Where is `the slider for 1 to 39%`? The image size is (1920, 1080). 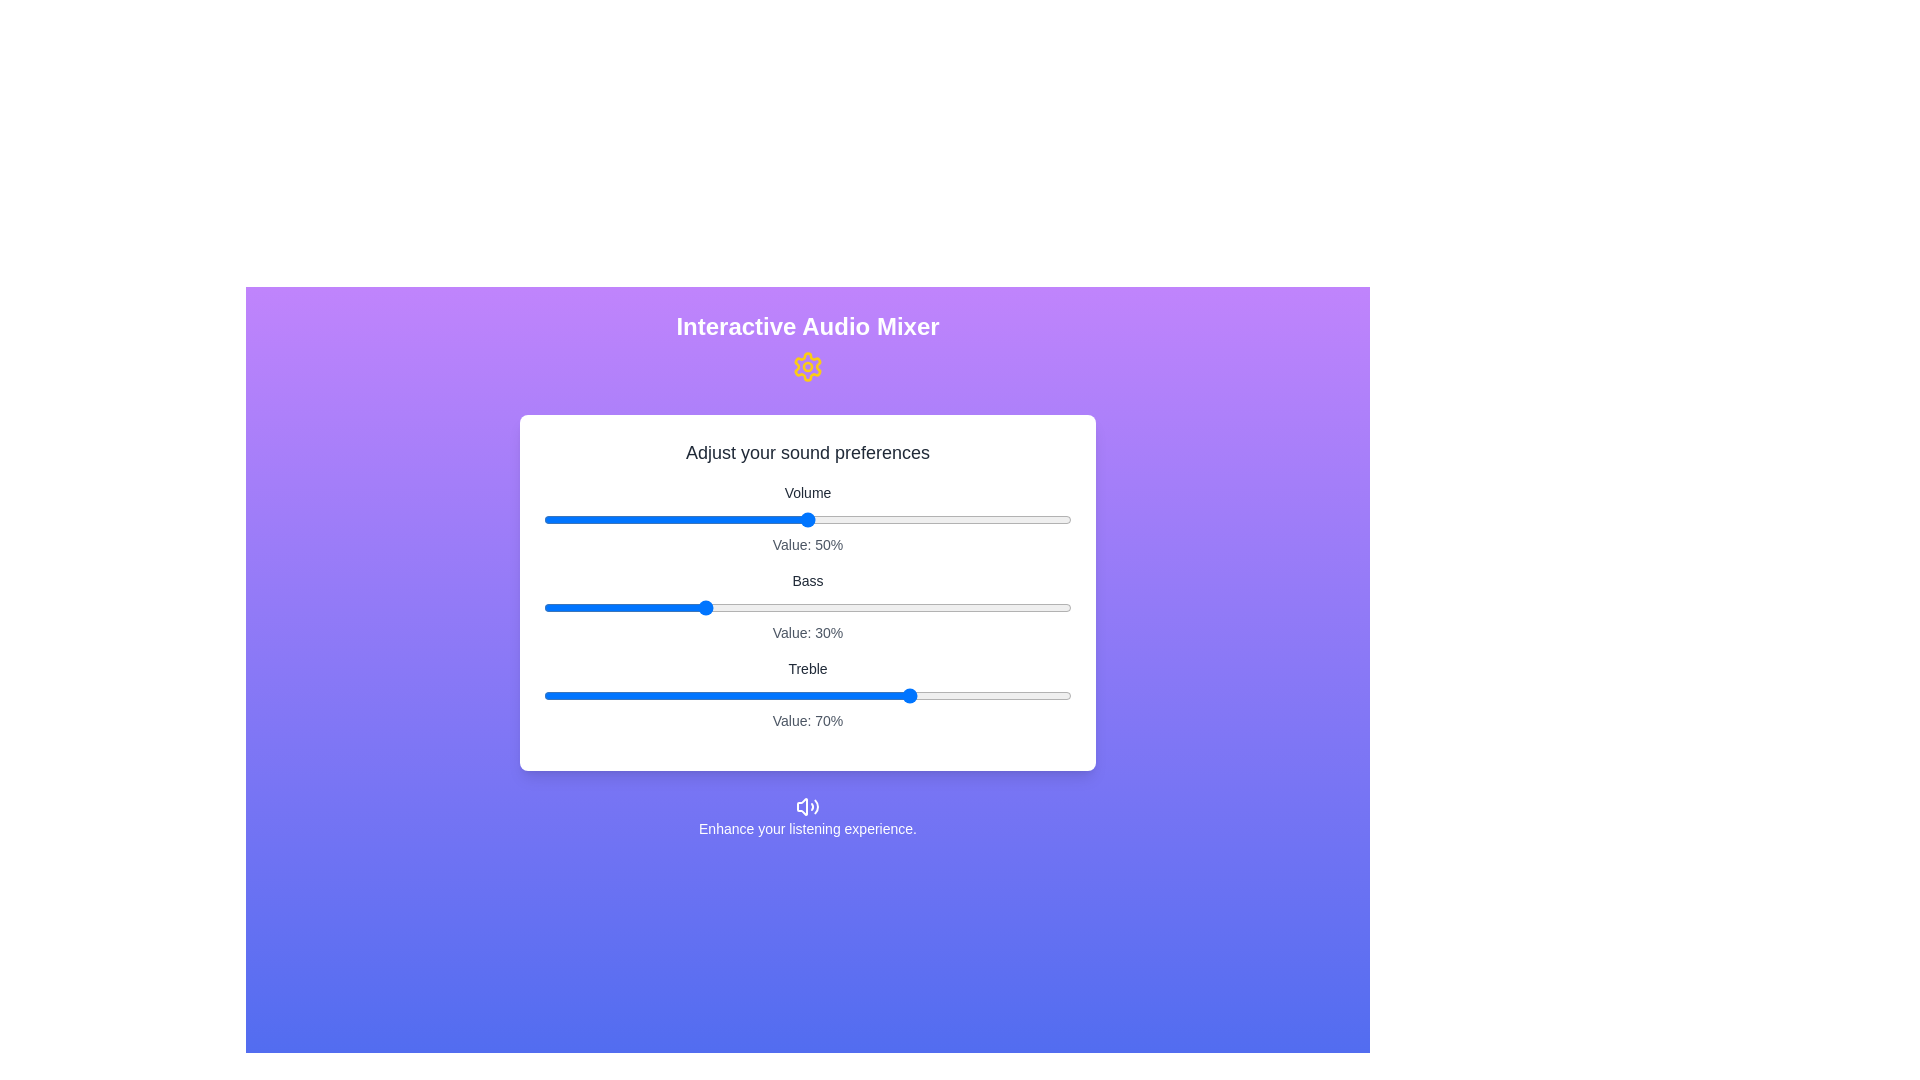 the slider for 1 to 39% is located at coordinates (748, 607).